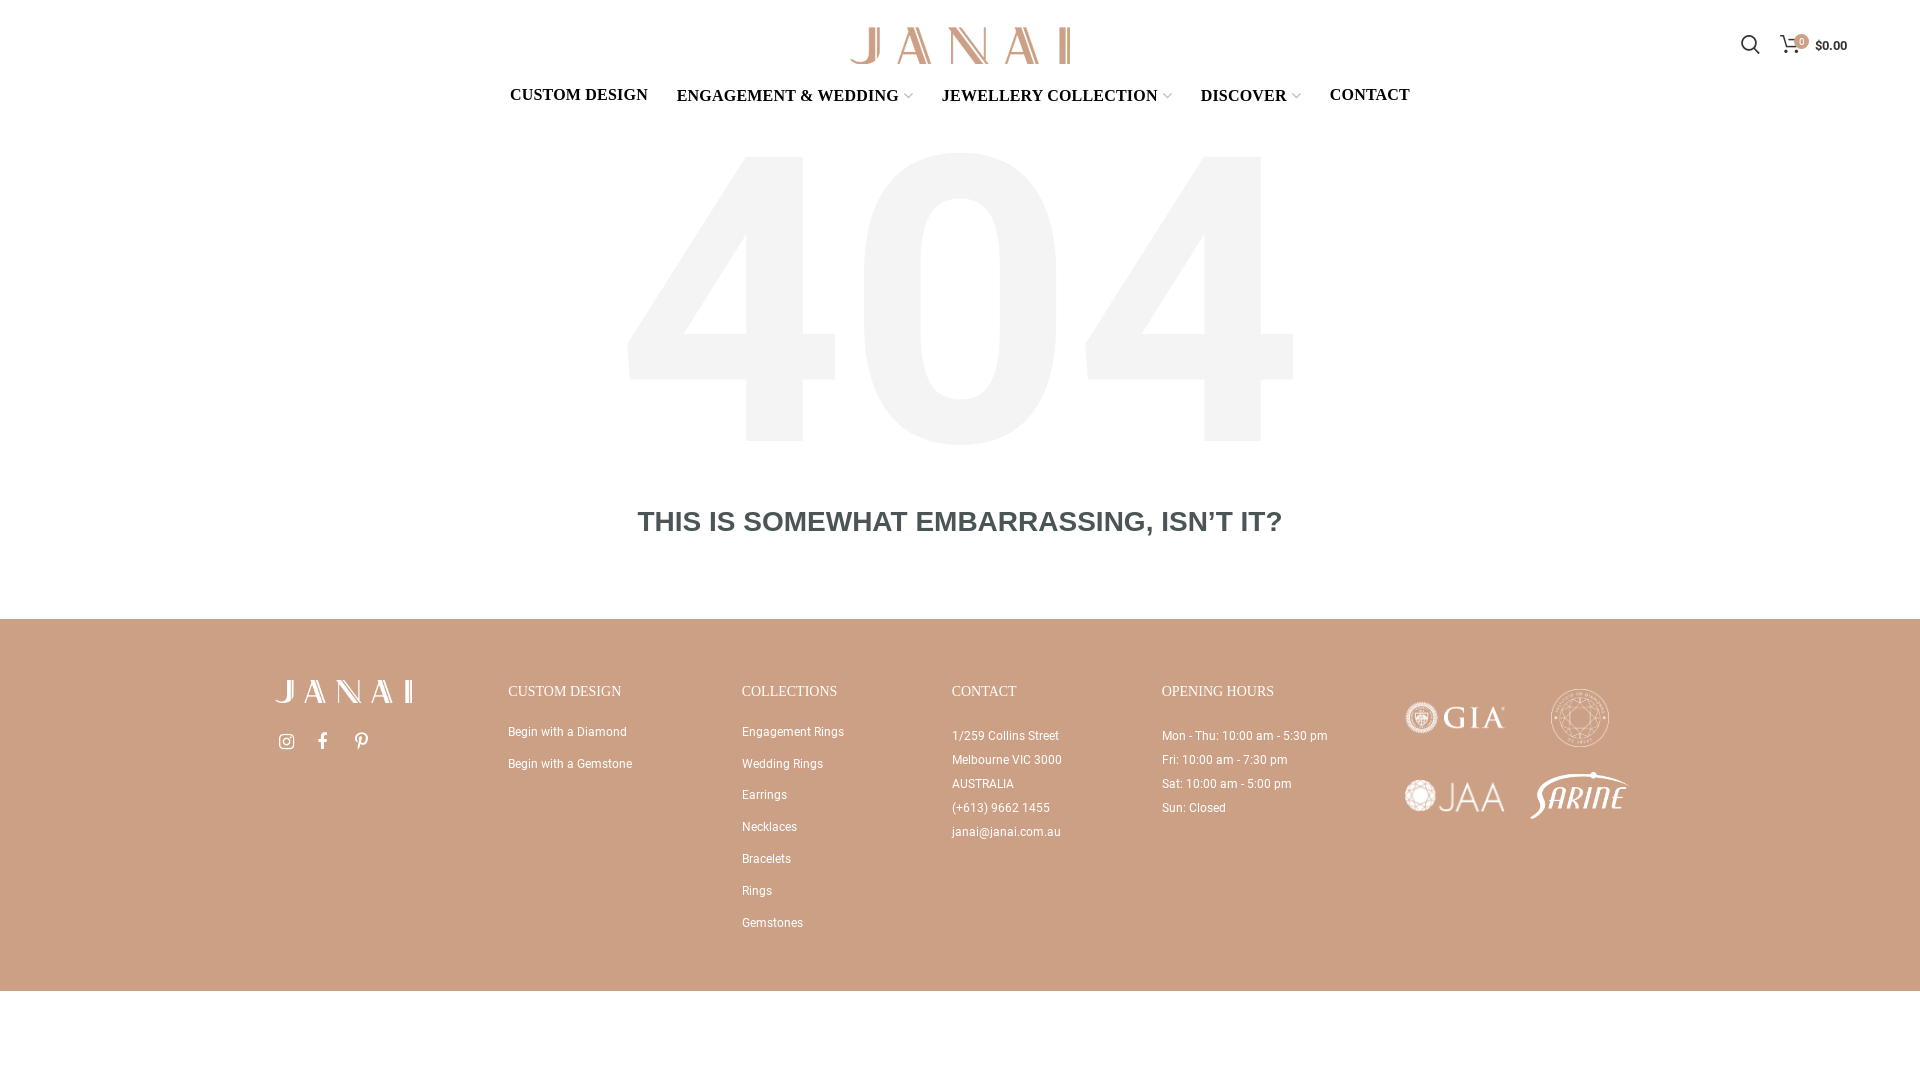 This screenshot has height=1080, width=1920. I want to click on 'Janai Jewellery - Diamond Engagement Rings Melbourne', so click(960, 43).